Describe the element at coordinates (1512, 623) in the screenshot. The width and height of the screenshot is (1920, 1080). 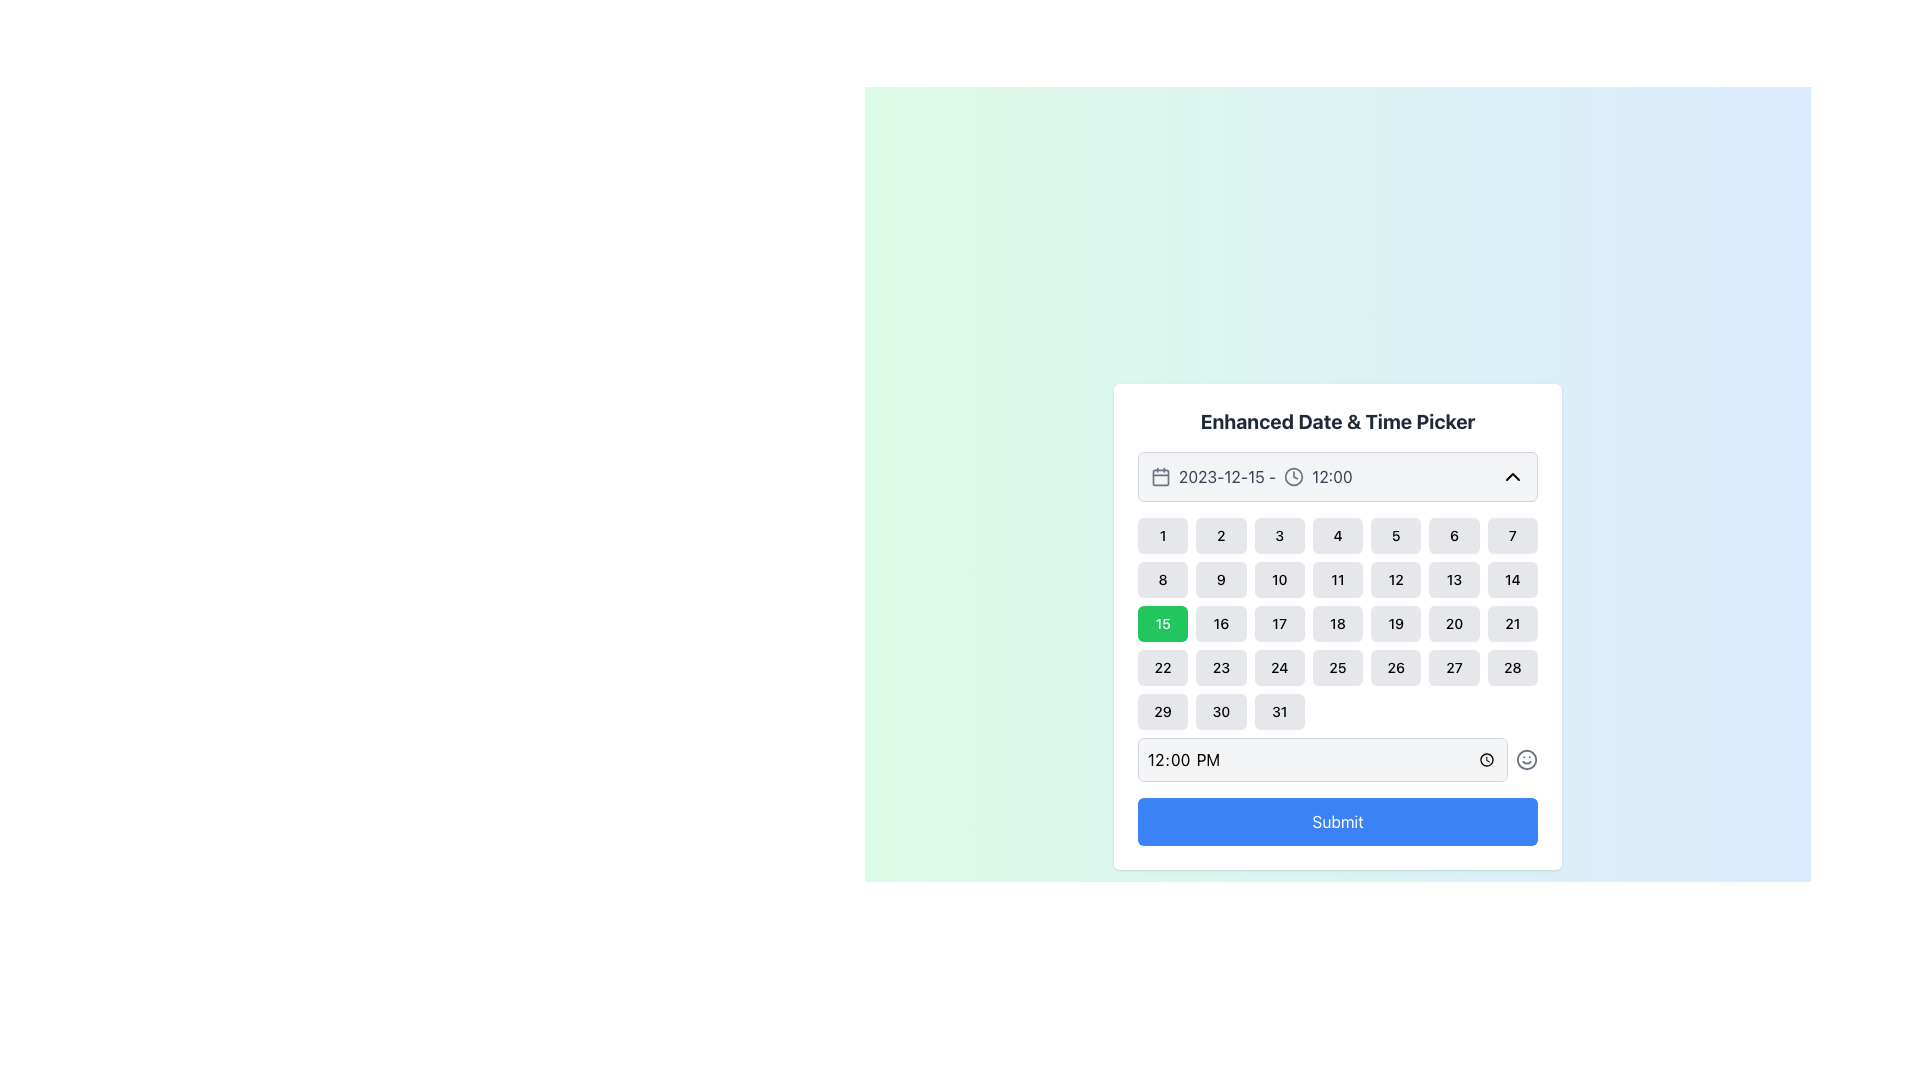
I see `the button labeled '21' in the Enhanced Date & Time Picker dialog to change its appearance` at that location.